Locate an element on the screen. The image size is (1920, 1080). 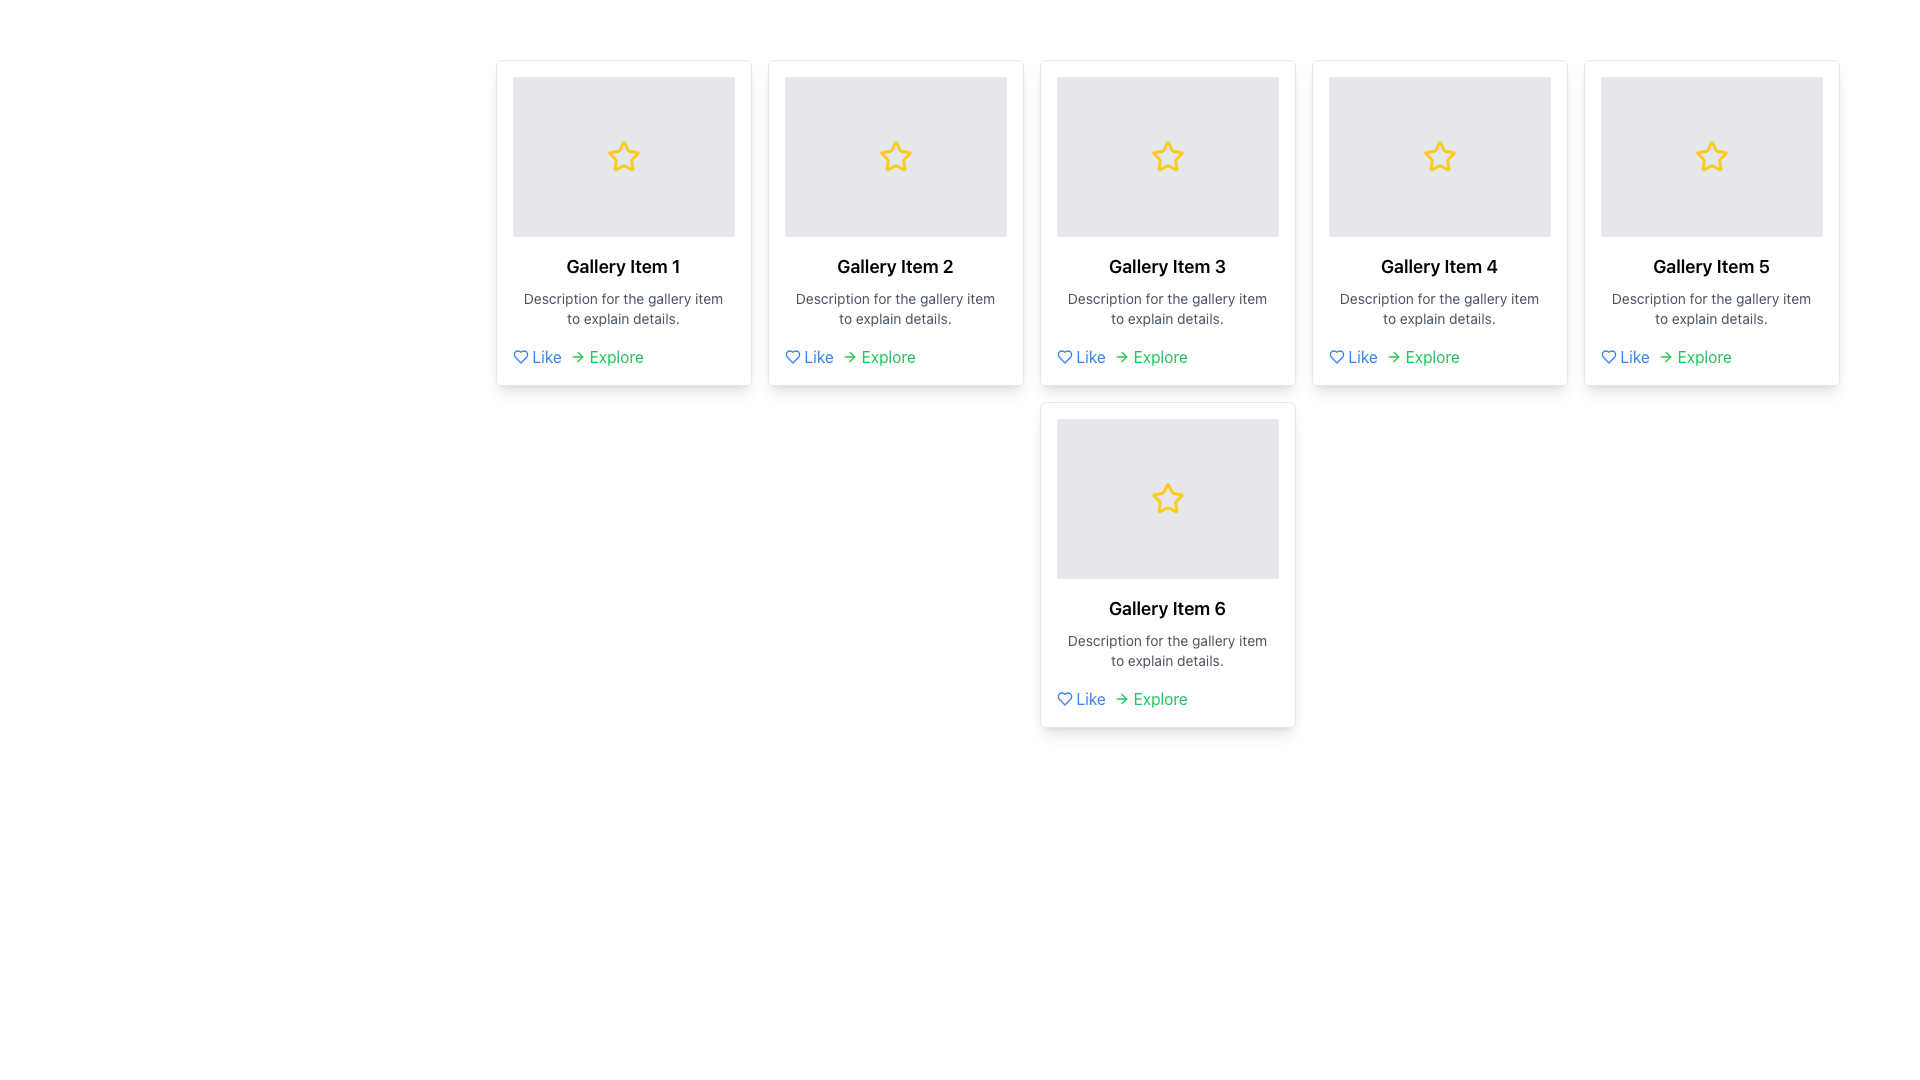
text block styled with a small font size and gray color containing 'Description for the gallery item to explain details.' located below the 'Gallery Item 3' title in the third card of the gallery grid is located at coordinates (1167, 308).